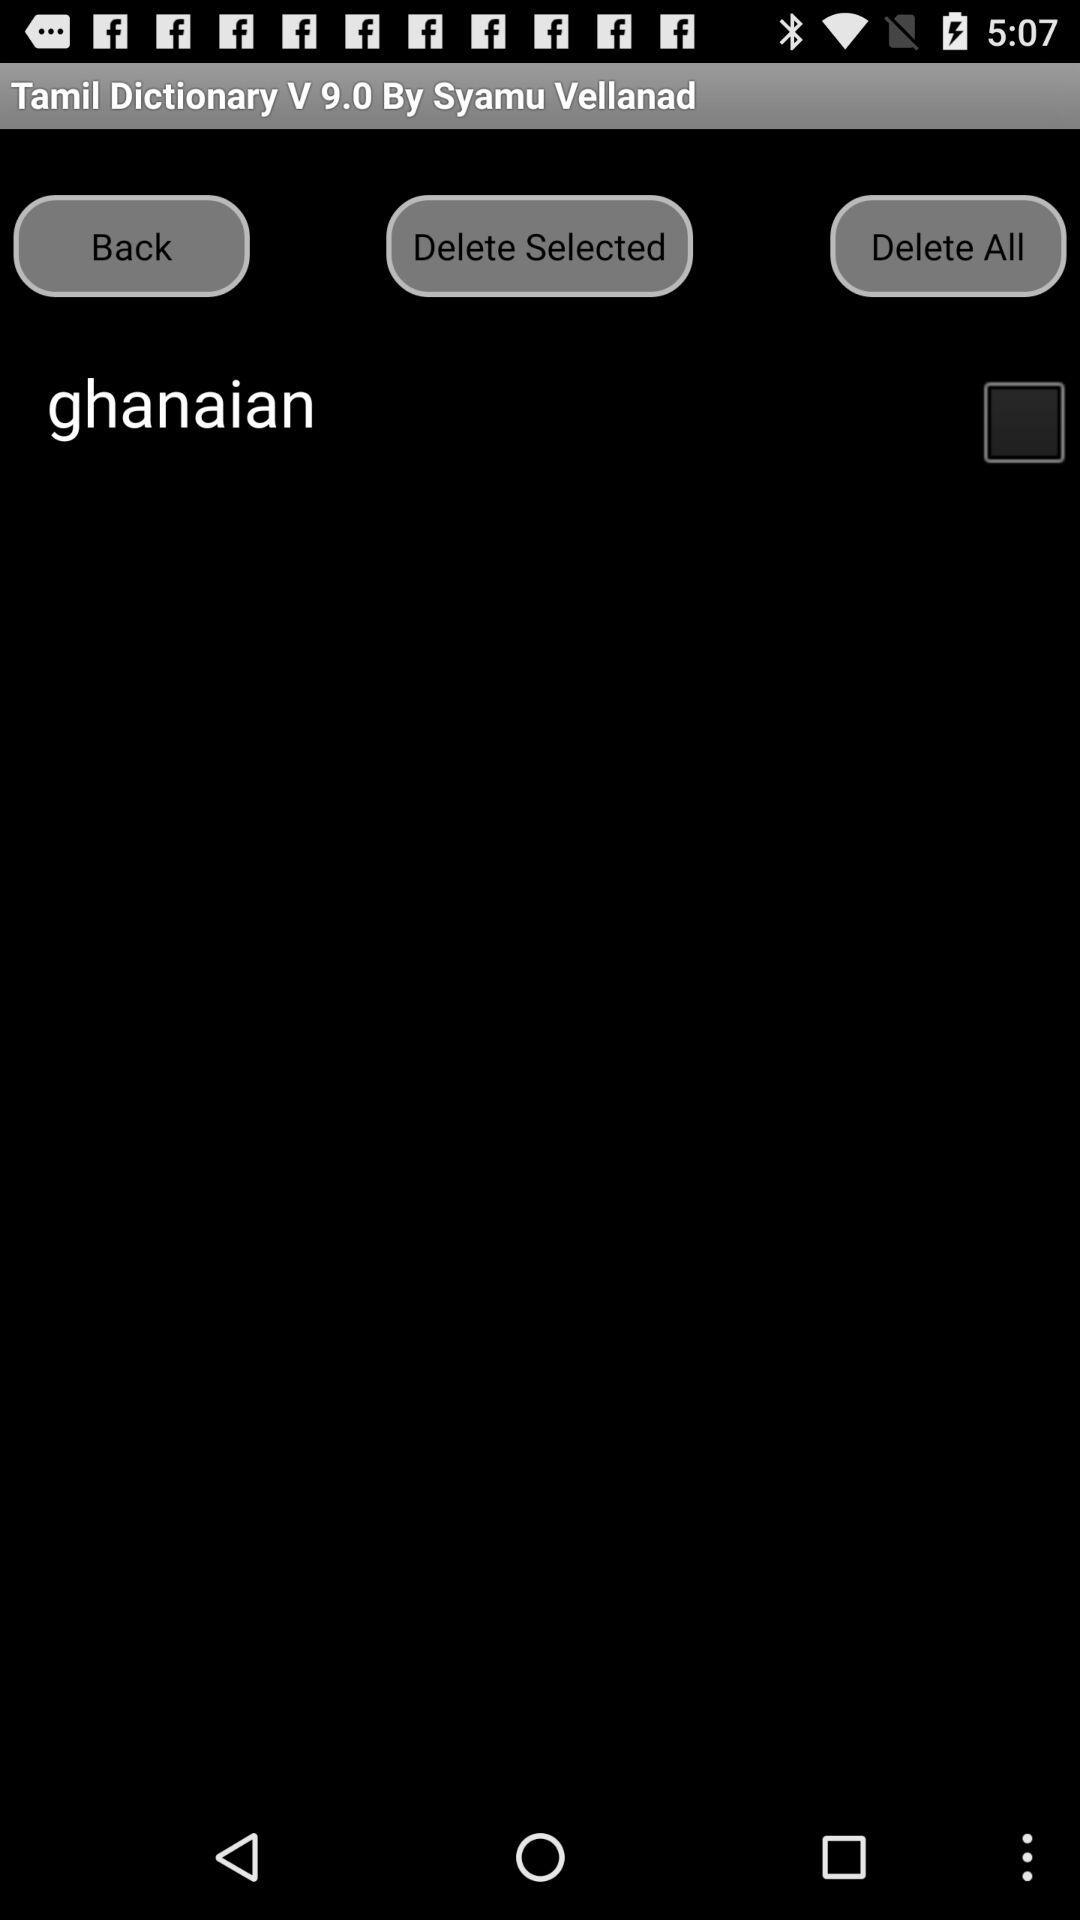 The height and width of the screenshot is (1920, 1080). Describe the element at coordinates (1023, 419) in the screenshot. I see `item next to ghanaian` at that location.